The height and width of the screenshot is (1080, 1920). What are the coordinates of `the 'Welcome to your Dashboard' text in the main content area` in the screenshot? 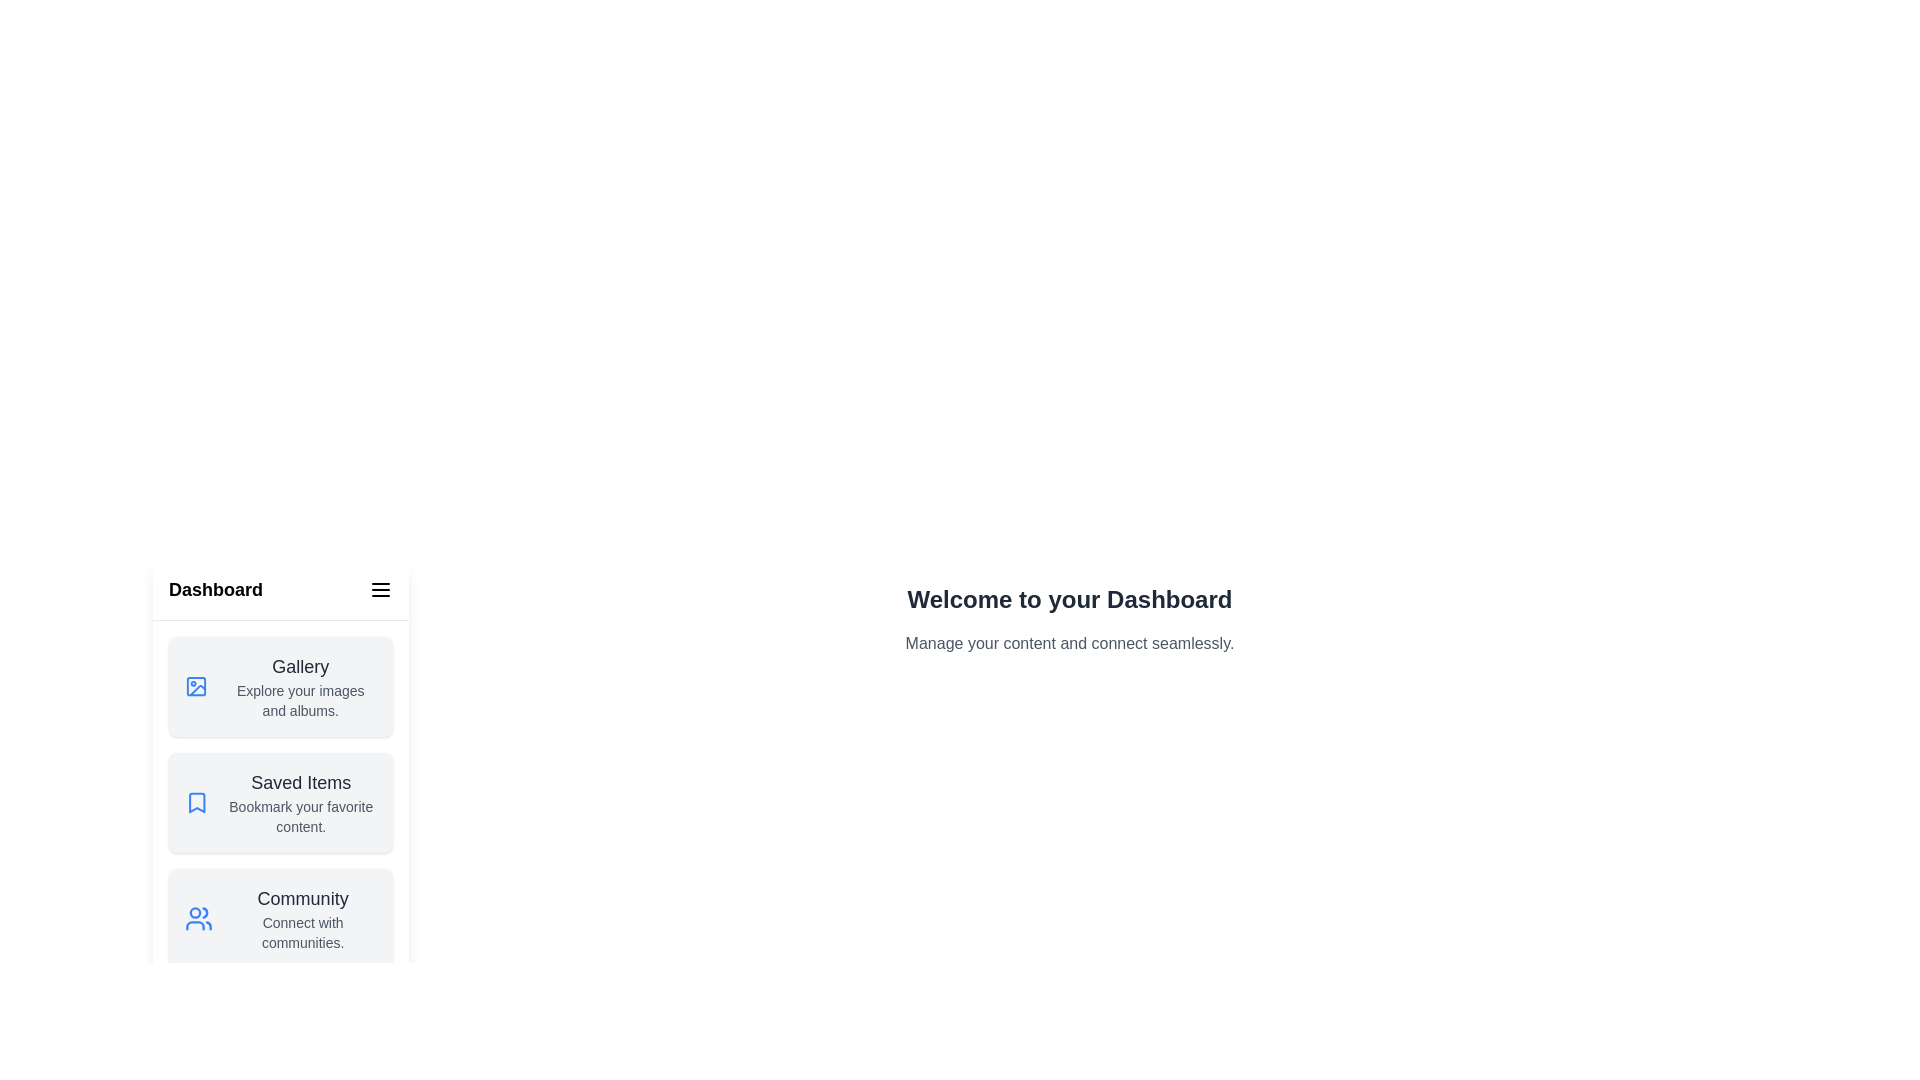 It's located at (1069, 599).